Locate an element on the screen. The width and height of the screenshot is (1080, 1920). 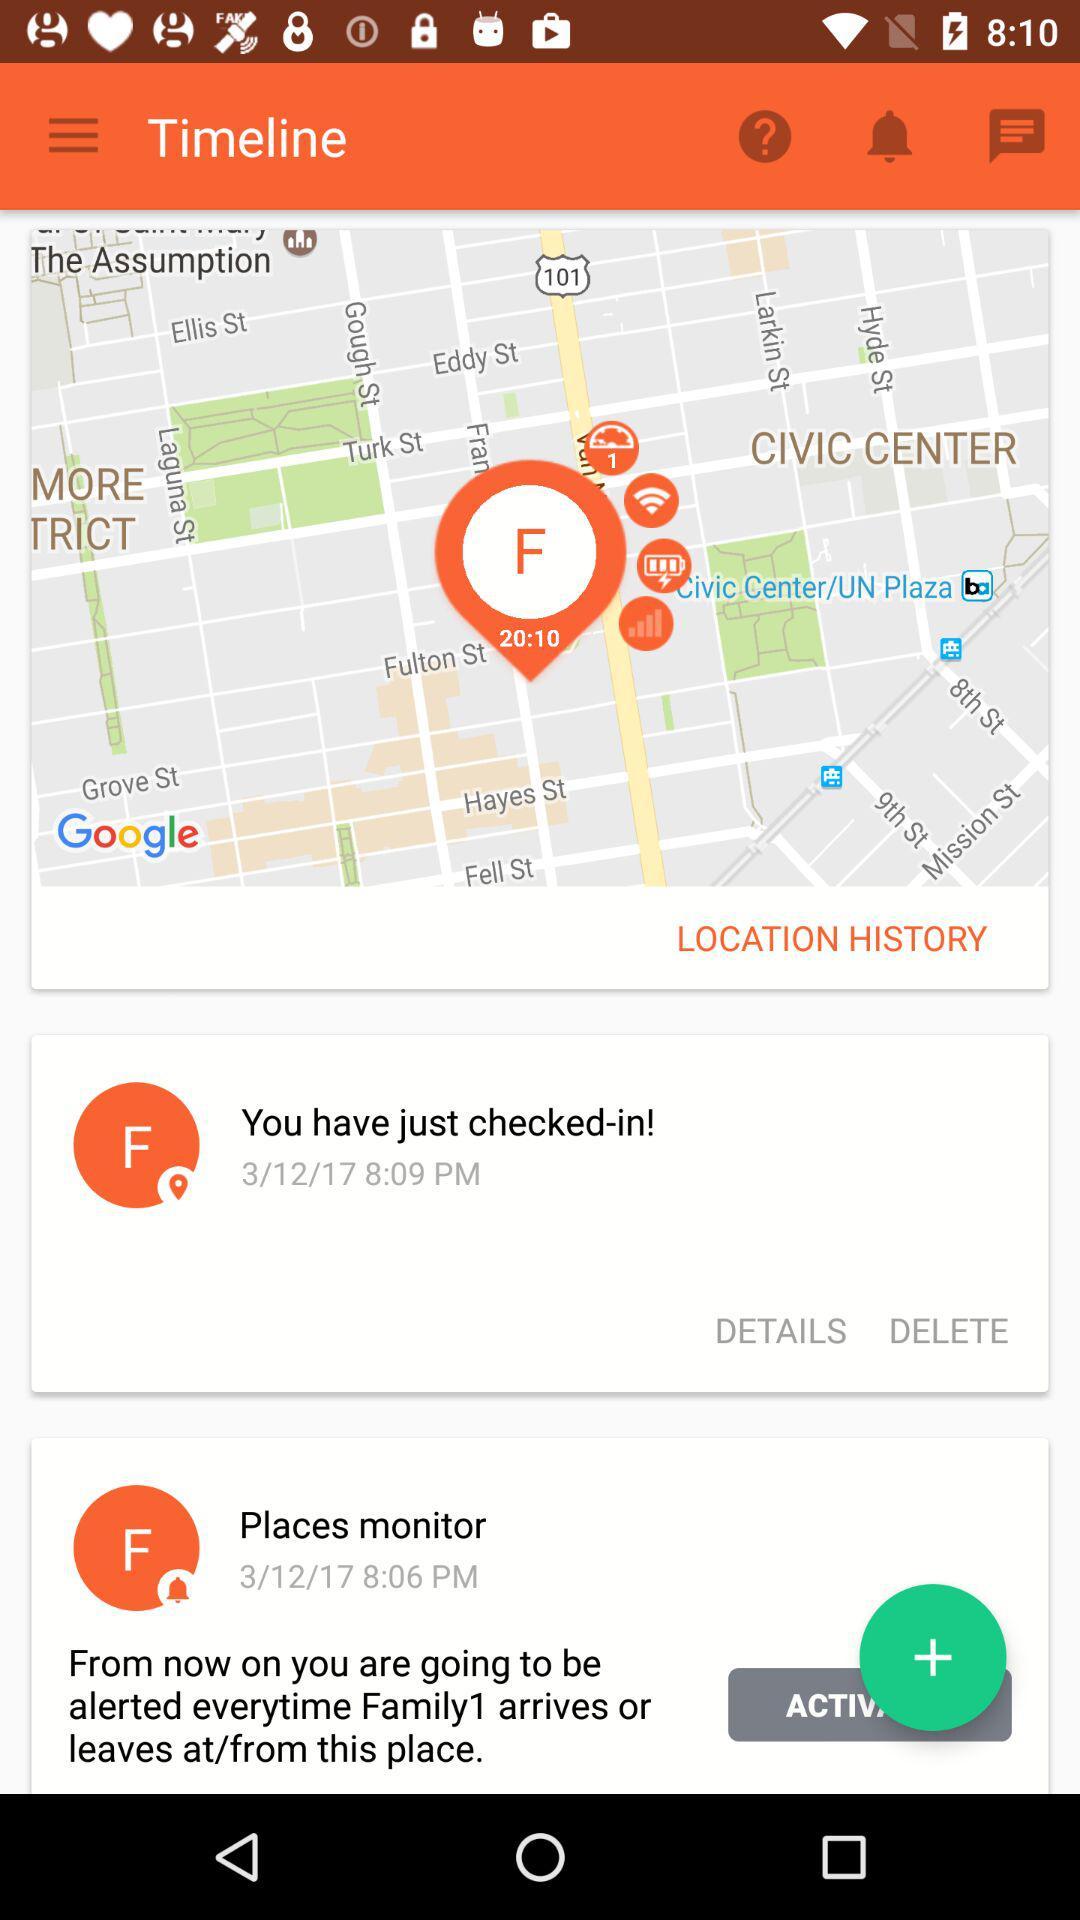
the from now on icon is located at coordinates (398, 1703).